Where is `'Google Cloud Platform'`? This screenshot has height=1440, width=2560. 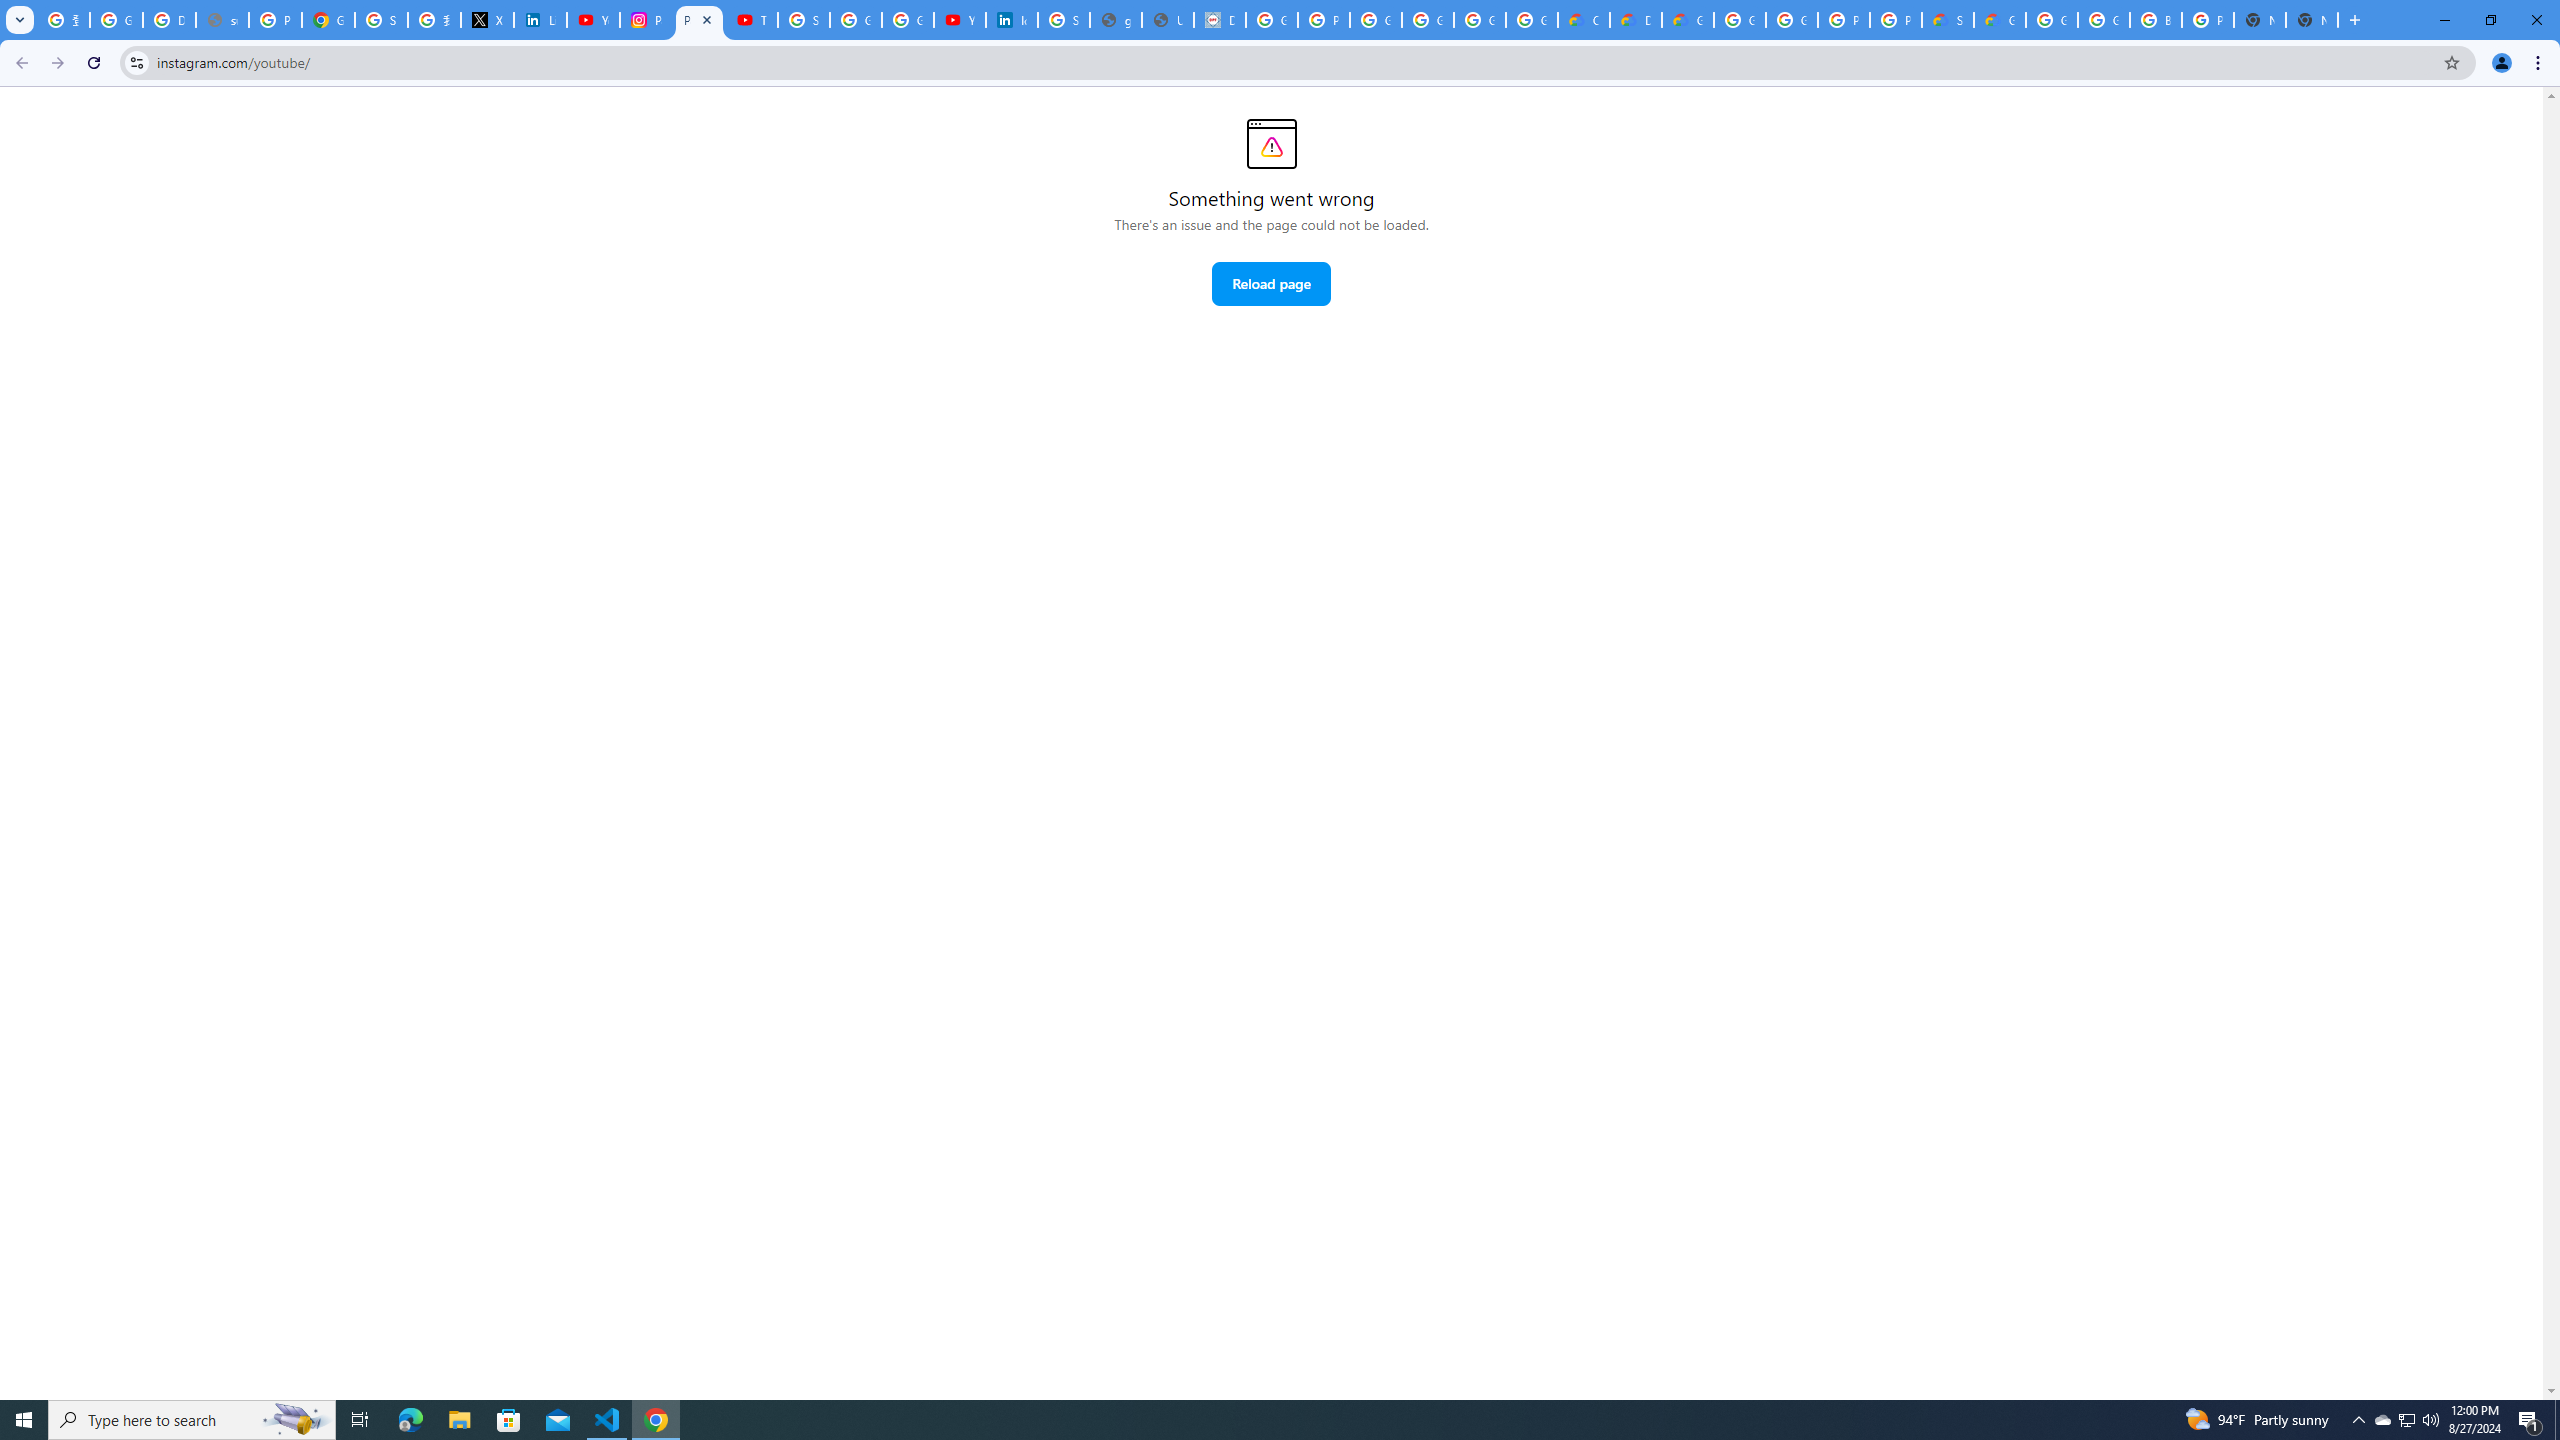 'Google Cloud Platform' is located at coordinates (1738, 19).